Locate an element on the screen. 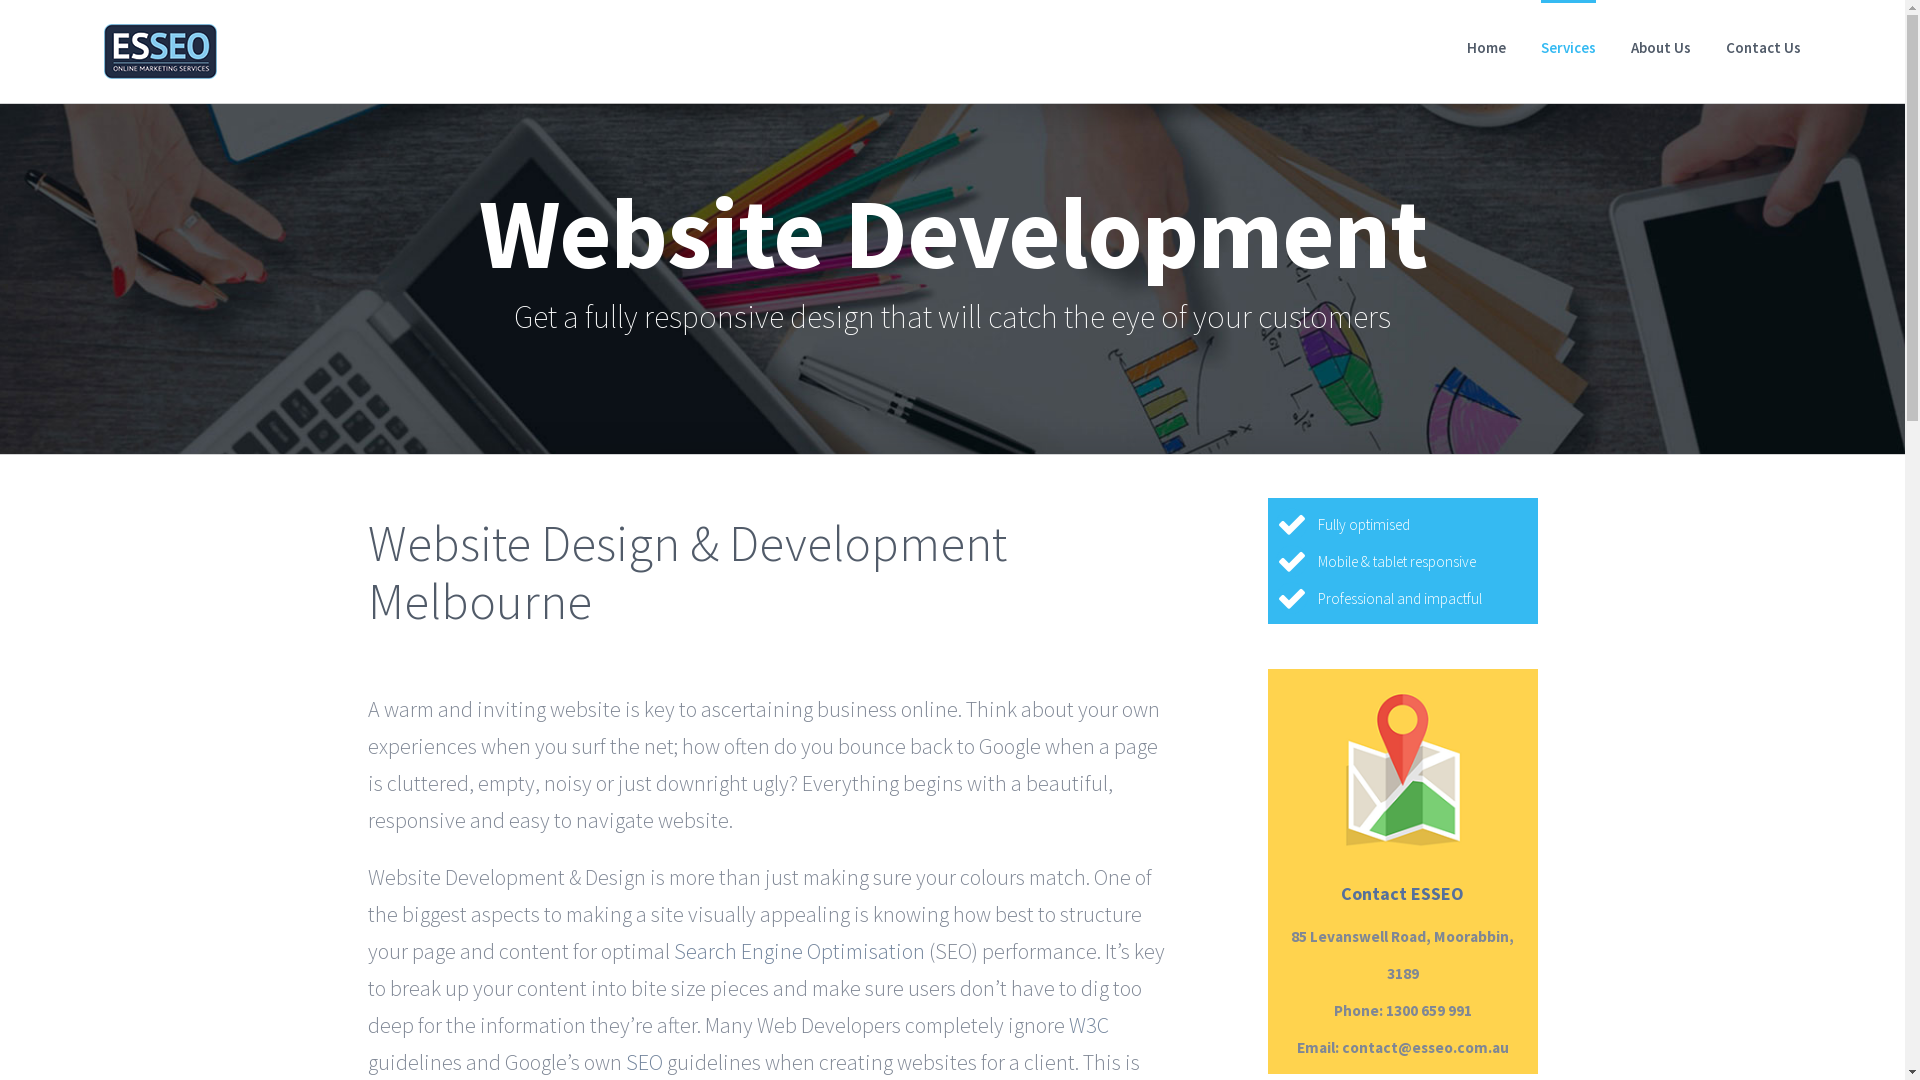 This screenshot has height=1080, width=1920. 'About Us' is located at coordinates (1631, 45).